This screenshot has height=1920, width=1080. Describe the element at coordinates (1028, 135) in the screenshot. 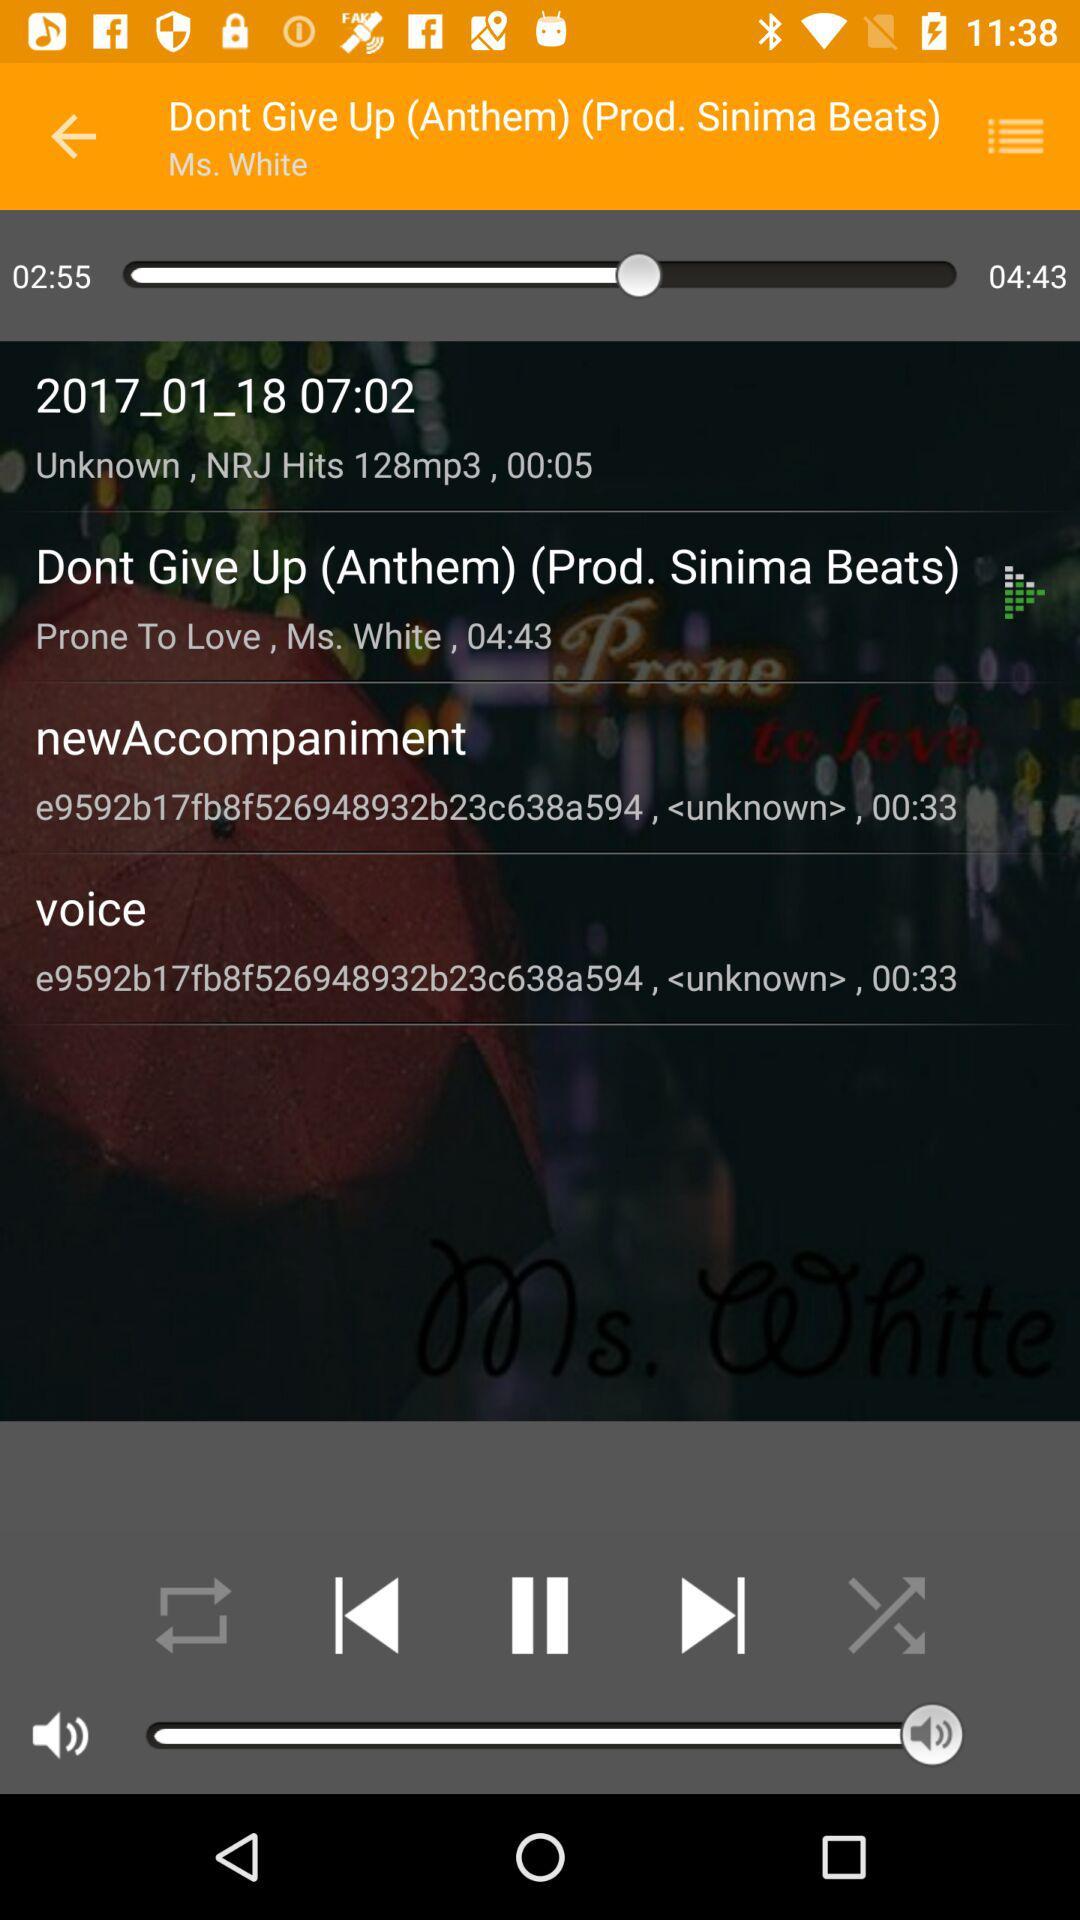

I see `more options` at that location.